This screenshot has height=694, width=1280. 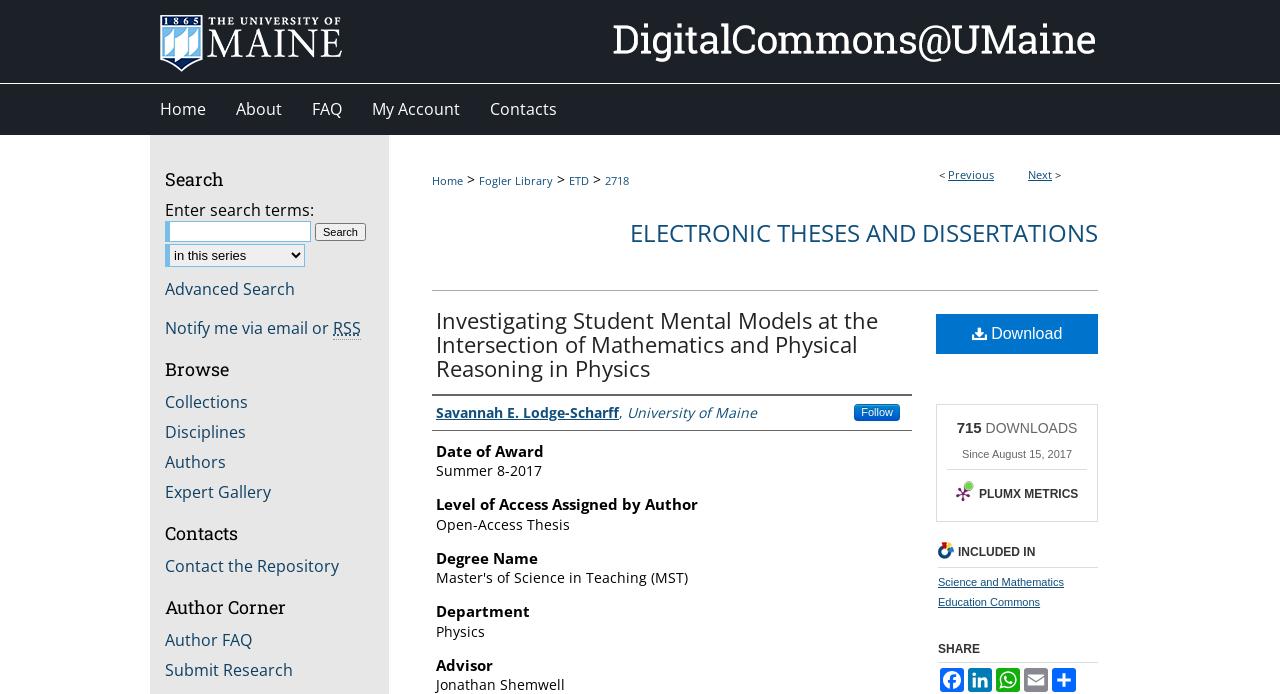 What do you see at coordinates (463, 663) in the screenshot?
I see `'Advisor'` at bounding box center [463, 663].